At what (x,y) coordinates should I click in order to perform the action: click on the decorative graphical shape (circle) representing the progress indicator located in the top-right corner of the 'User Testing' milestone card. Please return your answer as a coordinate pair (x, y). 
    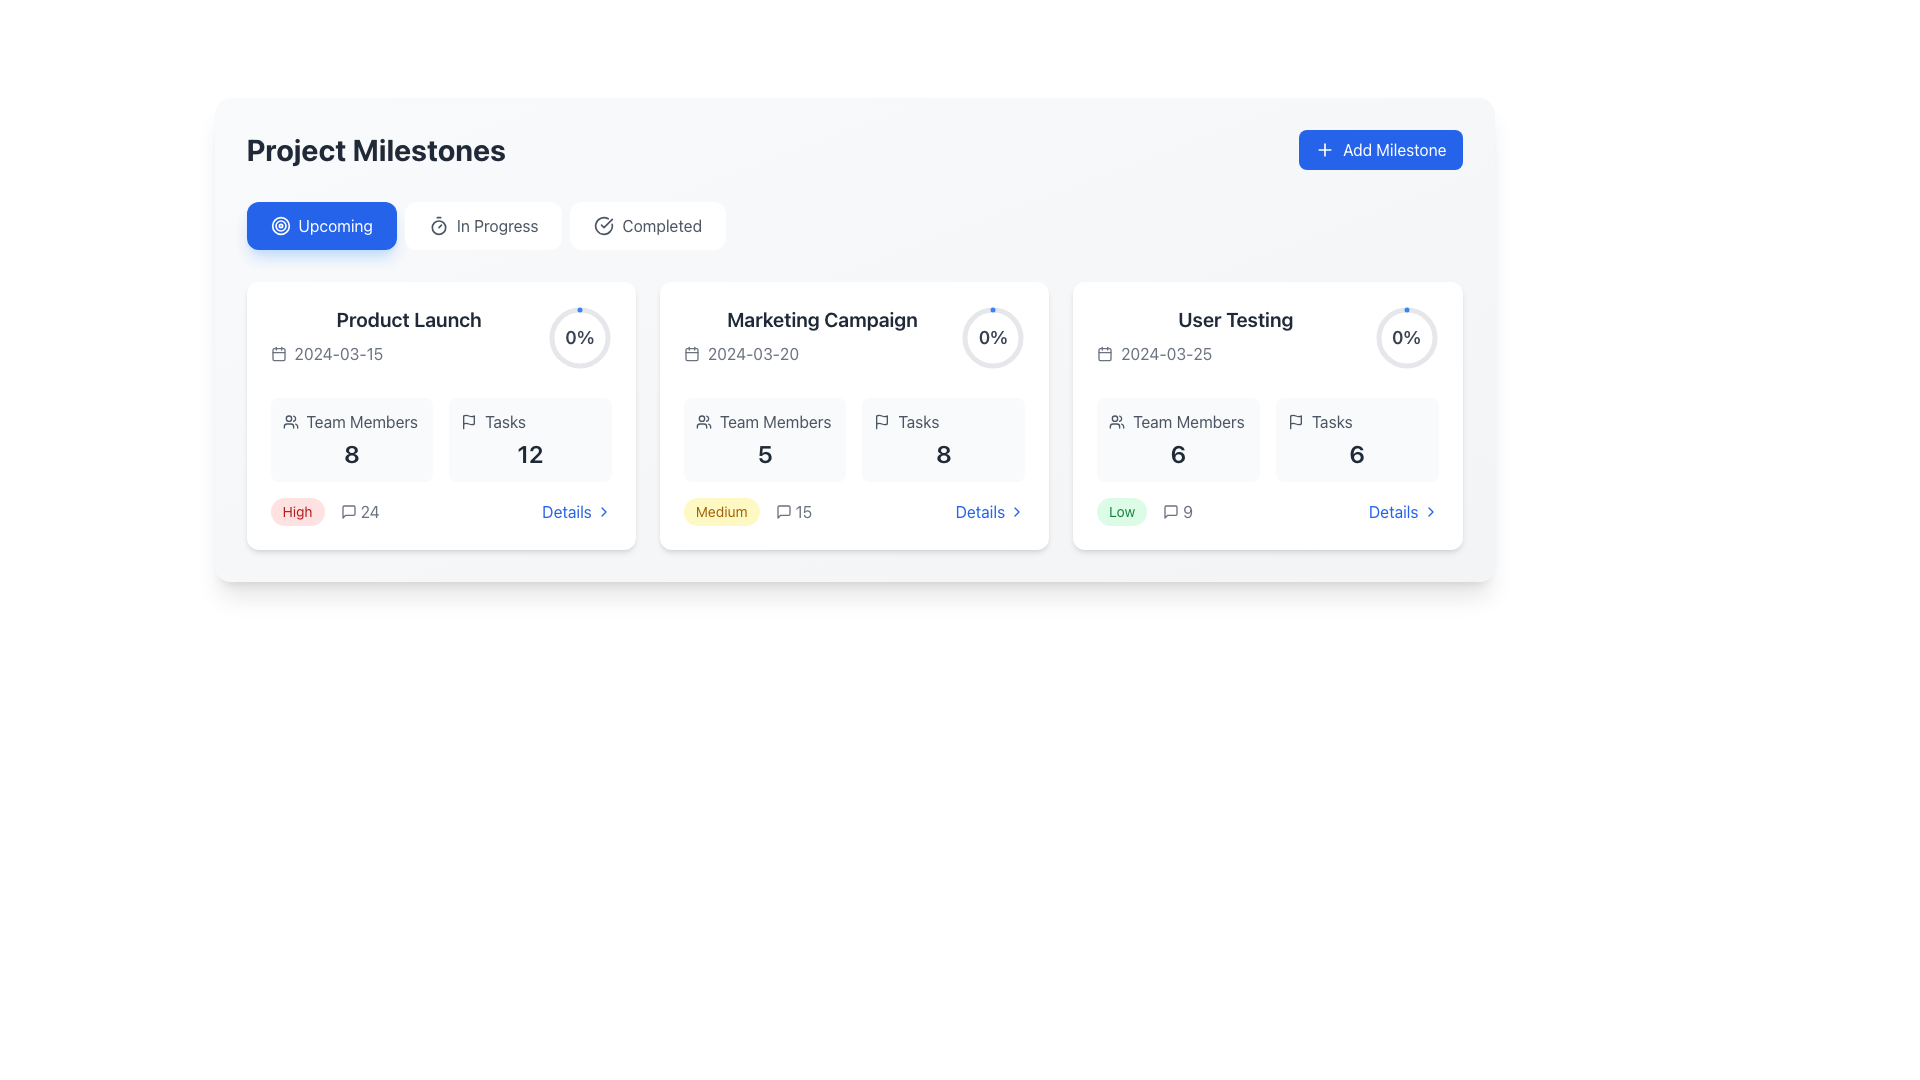
    Looking at the image, I should click on (1405, 337).